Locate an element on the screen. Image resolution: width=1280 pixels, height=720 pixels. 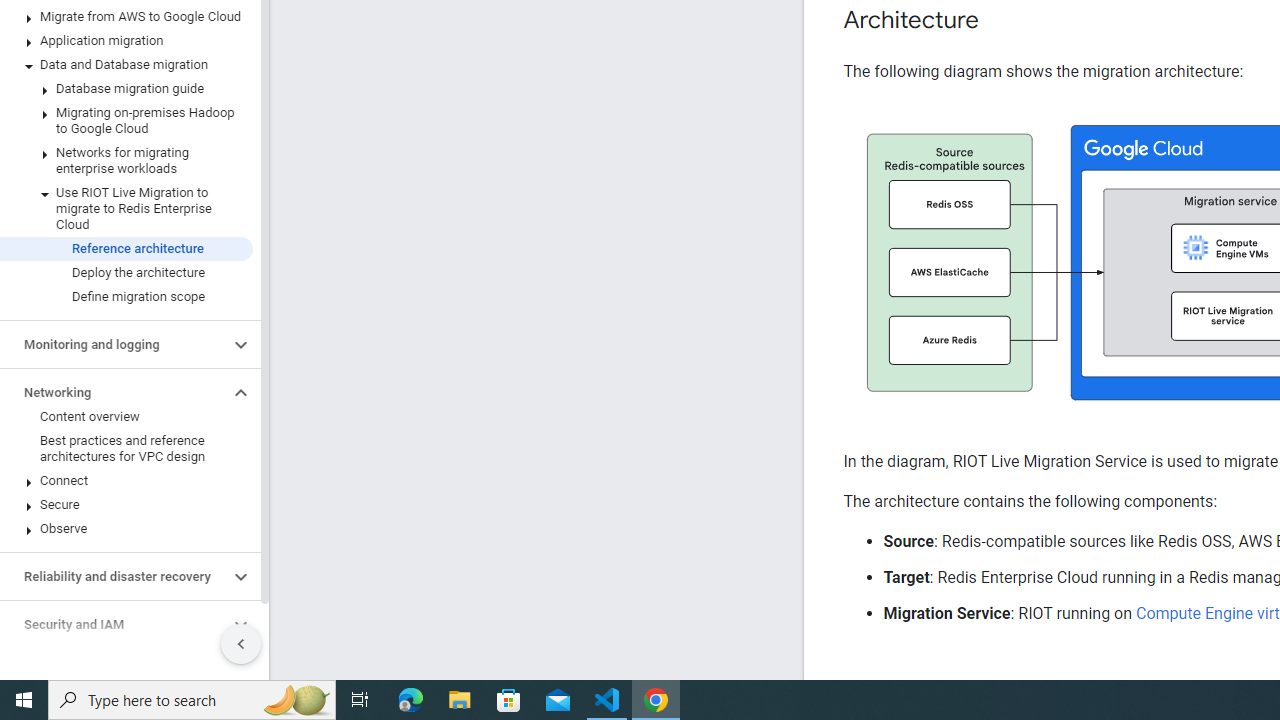
'Networks for migrating enterprise workloads' is located at coordinates (125, 159).